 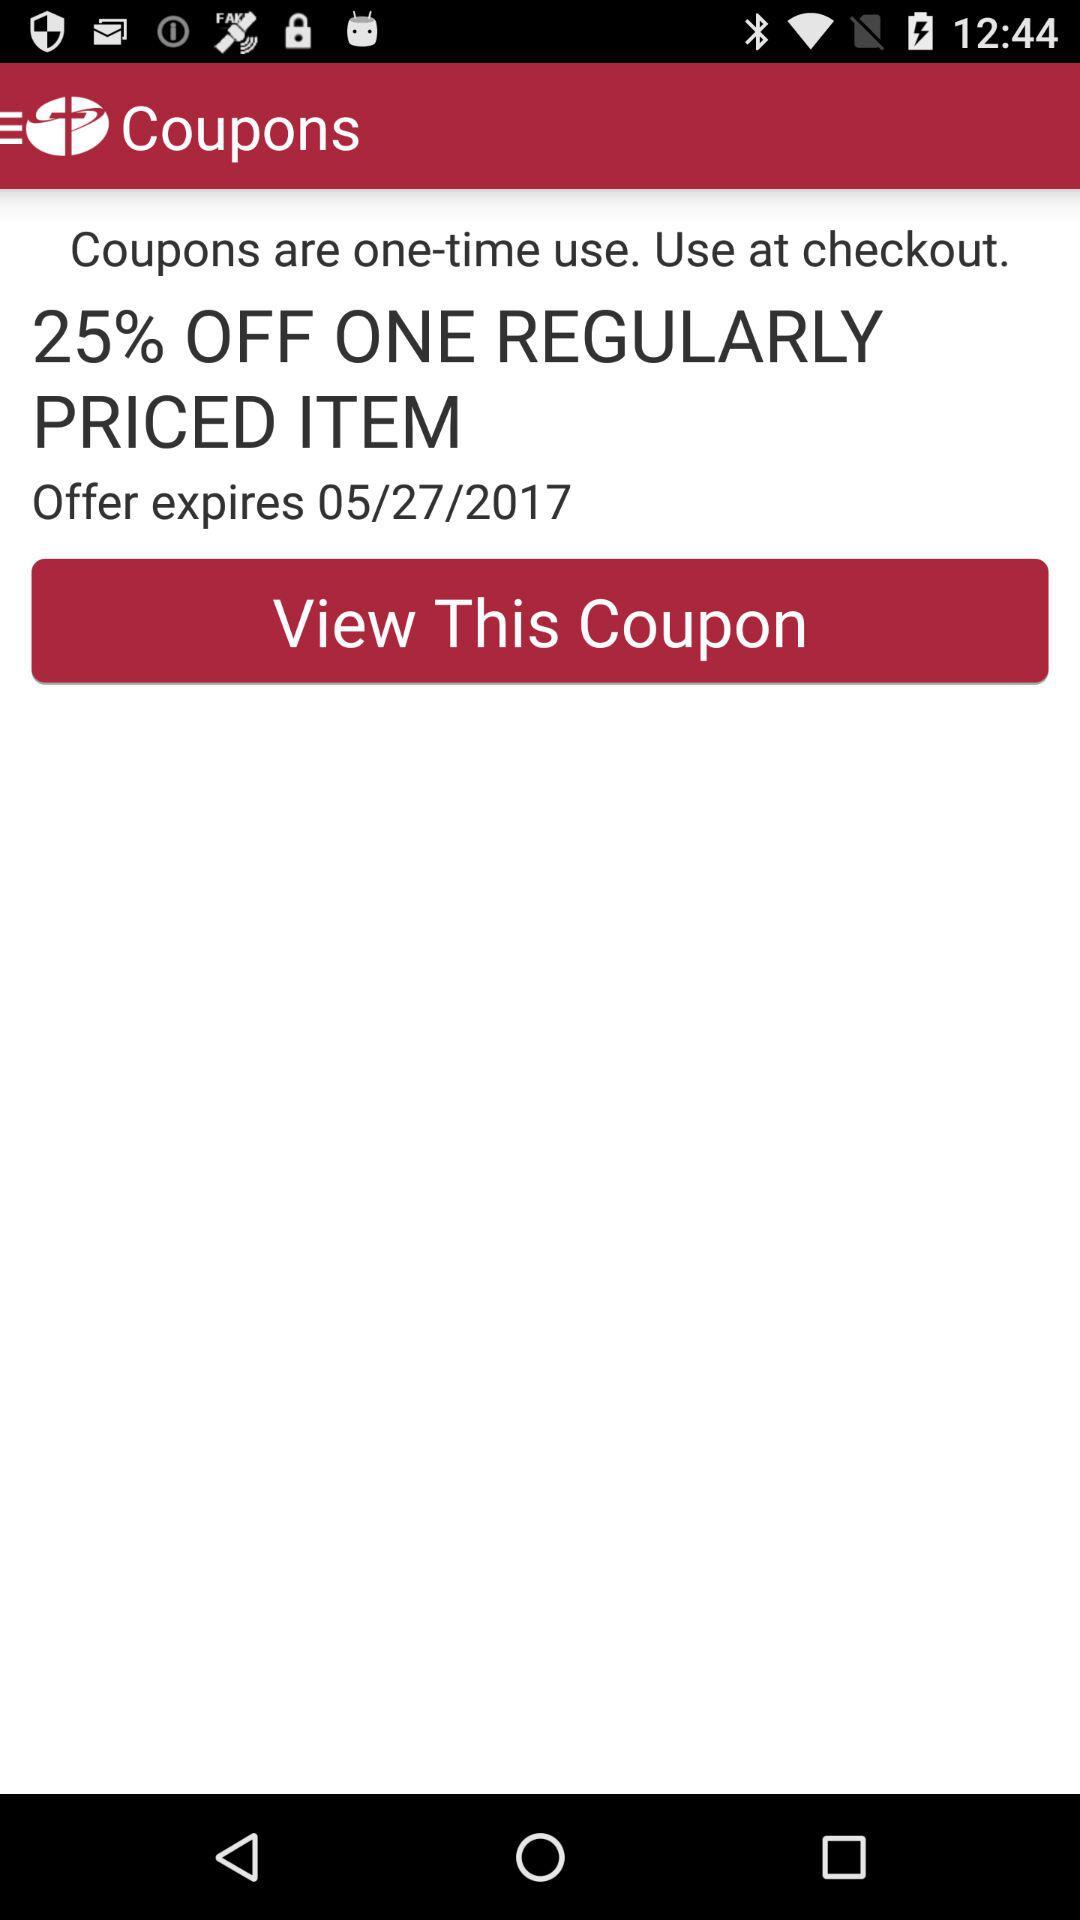 I want to click on the view this coupon icon, so click(x=540, y=620).